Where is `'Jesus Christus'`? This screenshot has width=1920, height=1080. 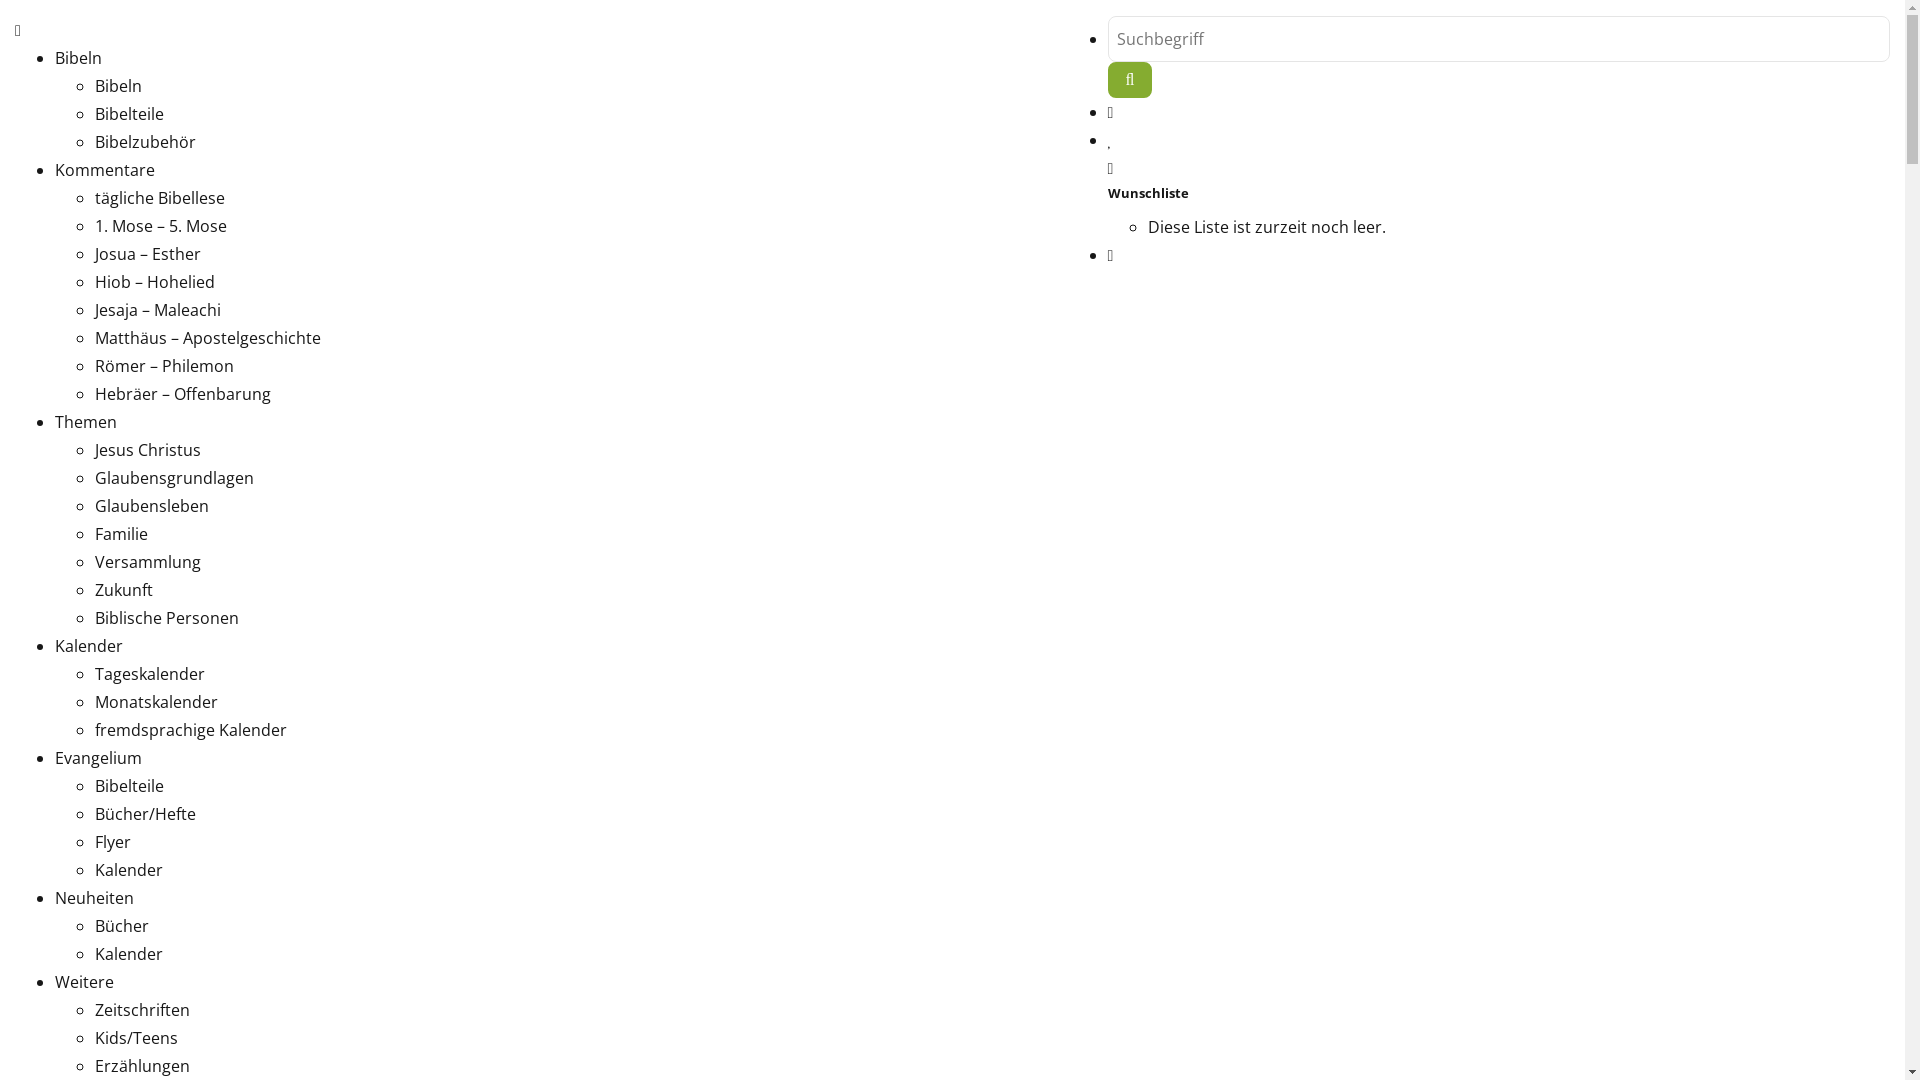
'Jesus Christus' is located at coordinates (147, 450).